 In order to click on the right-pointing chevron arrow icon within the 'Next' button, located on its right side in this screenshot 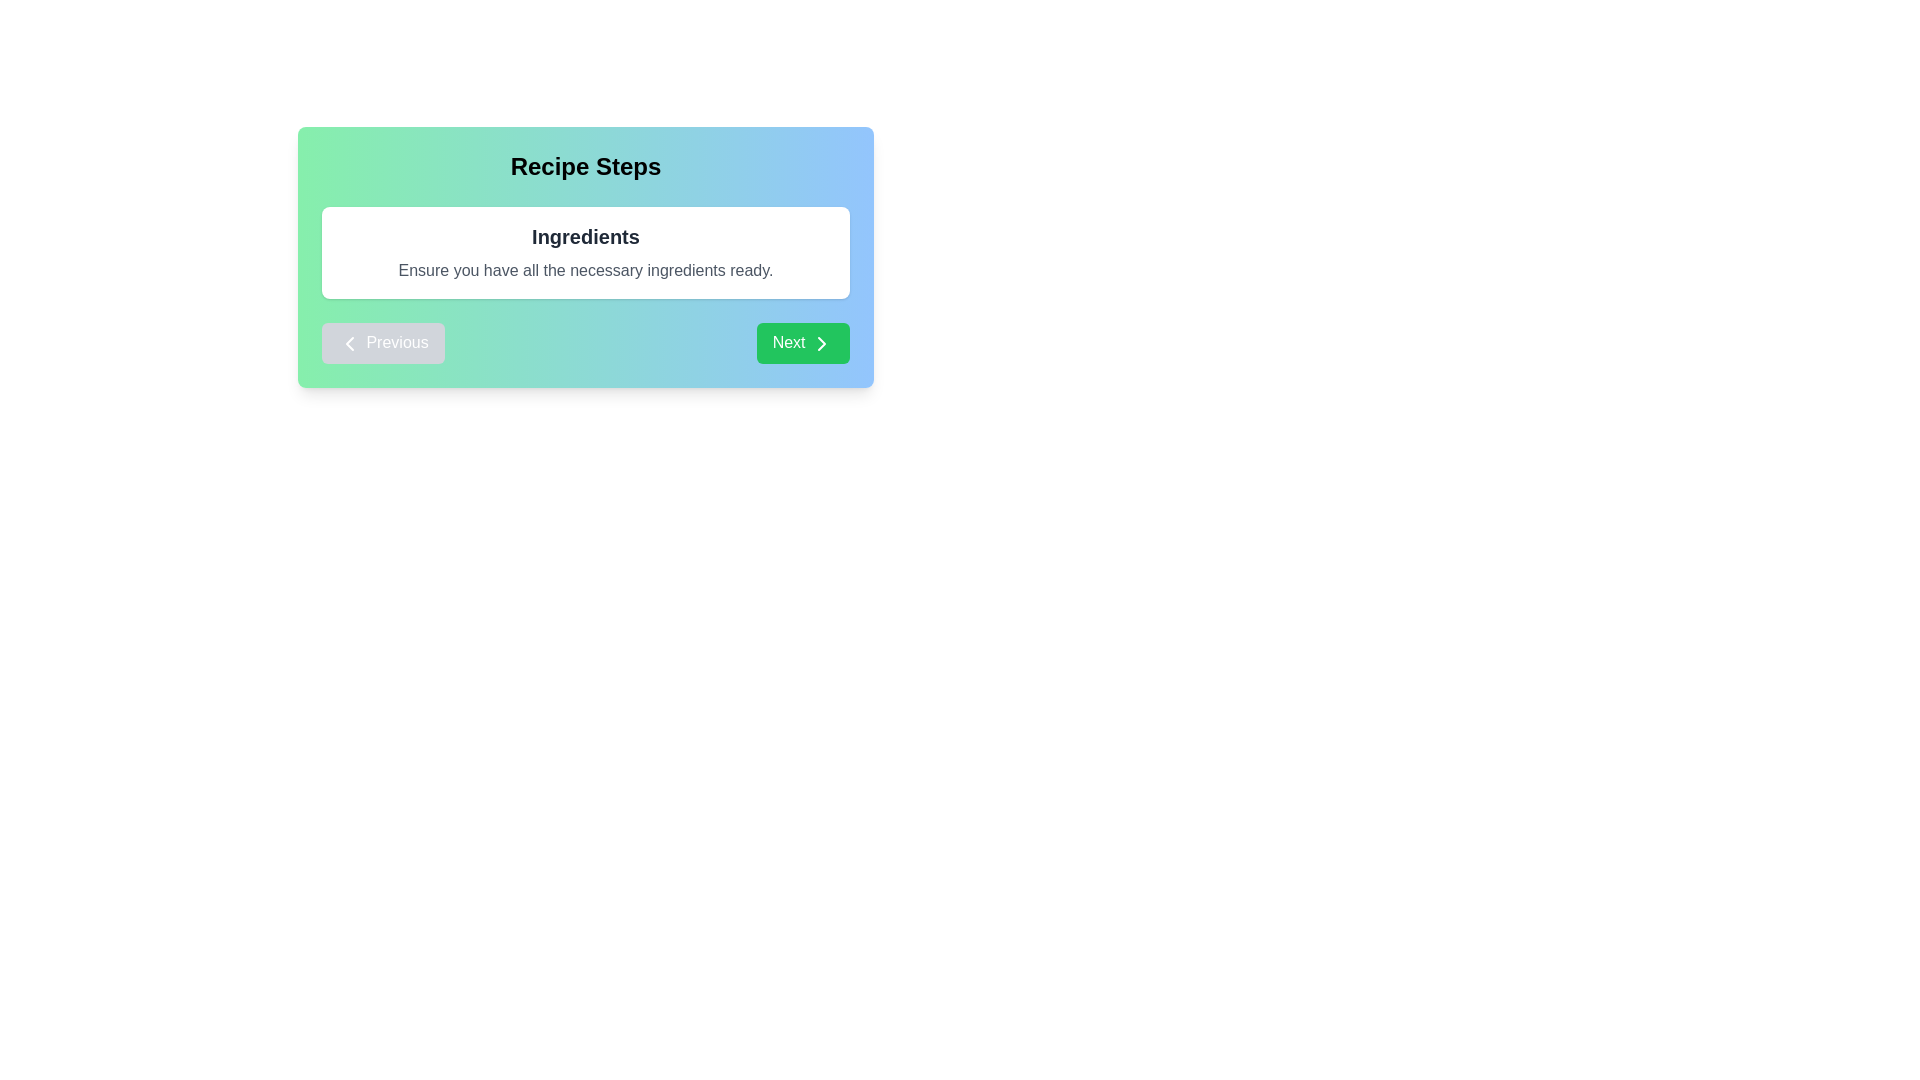, I will do `click(821, 342)`.